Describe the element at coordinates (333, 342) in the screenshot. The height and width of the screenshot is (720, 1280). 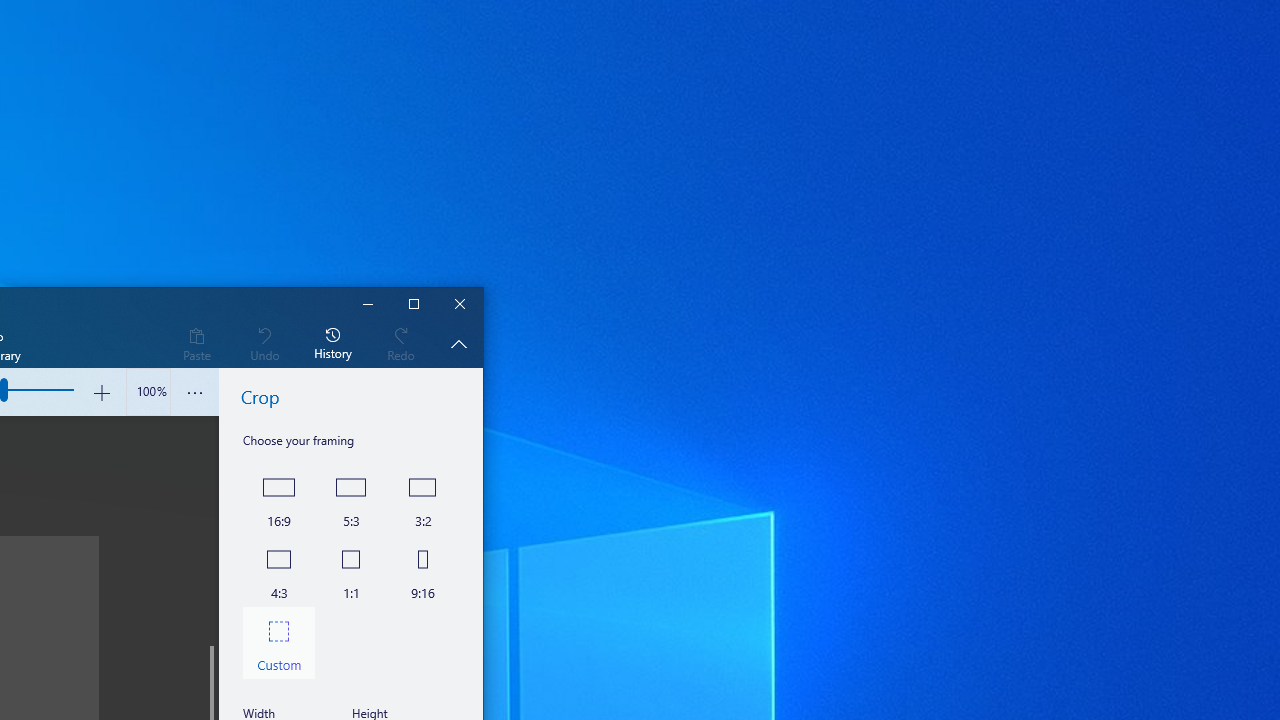
I see `'History'` at that location.